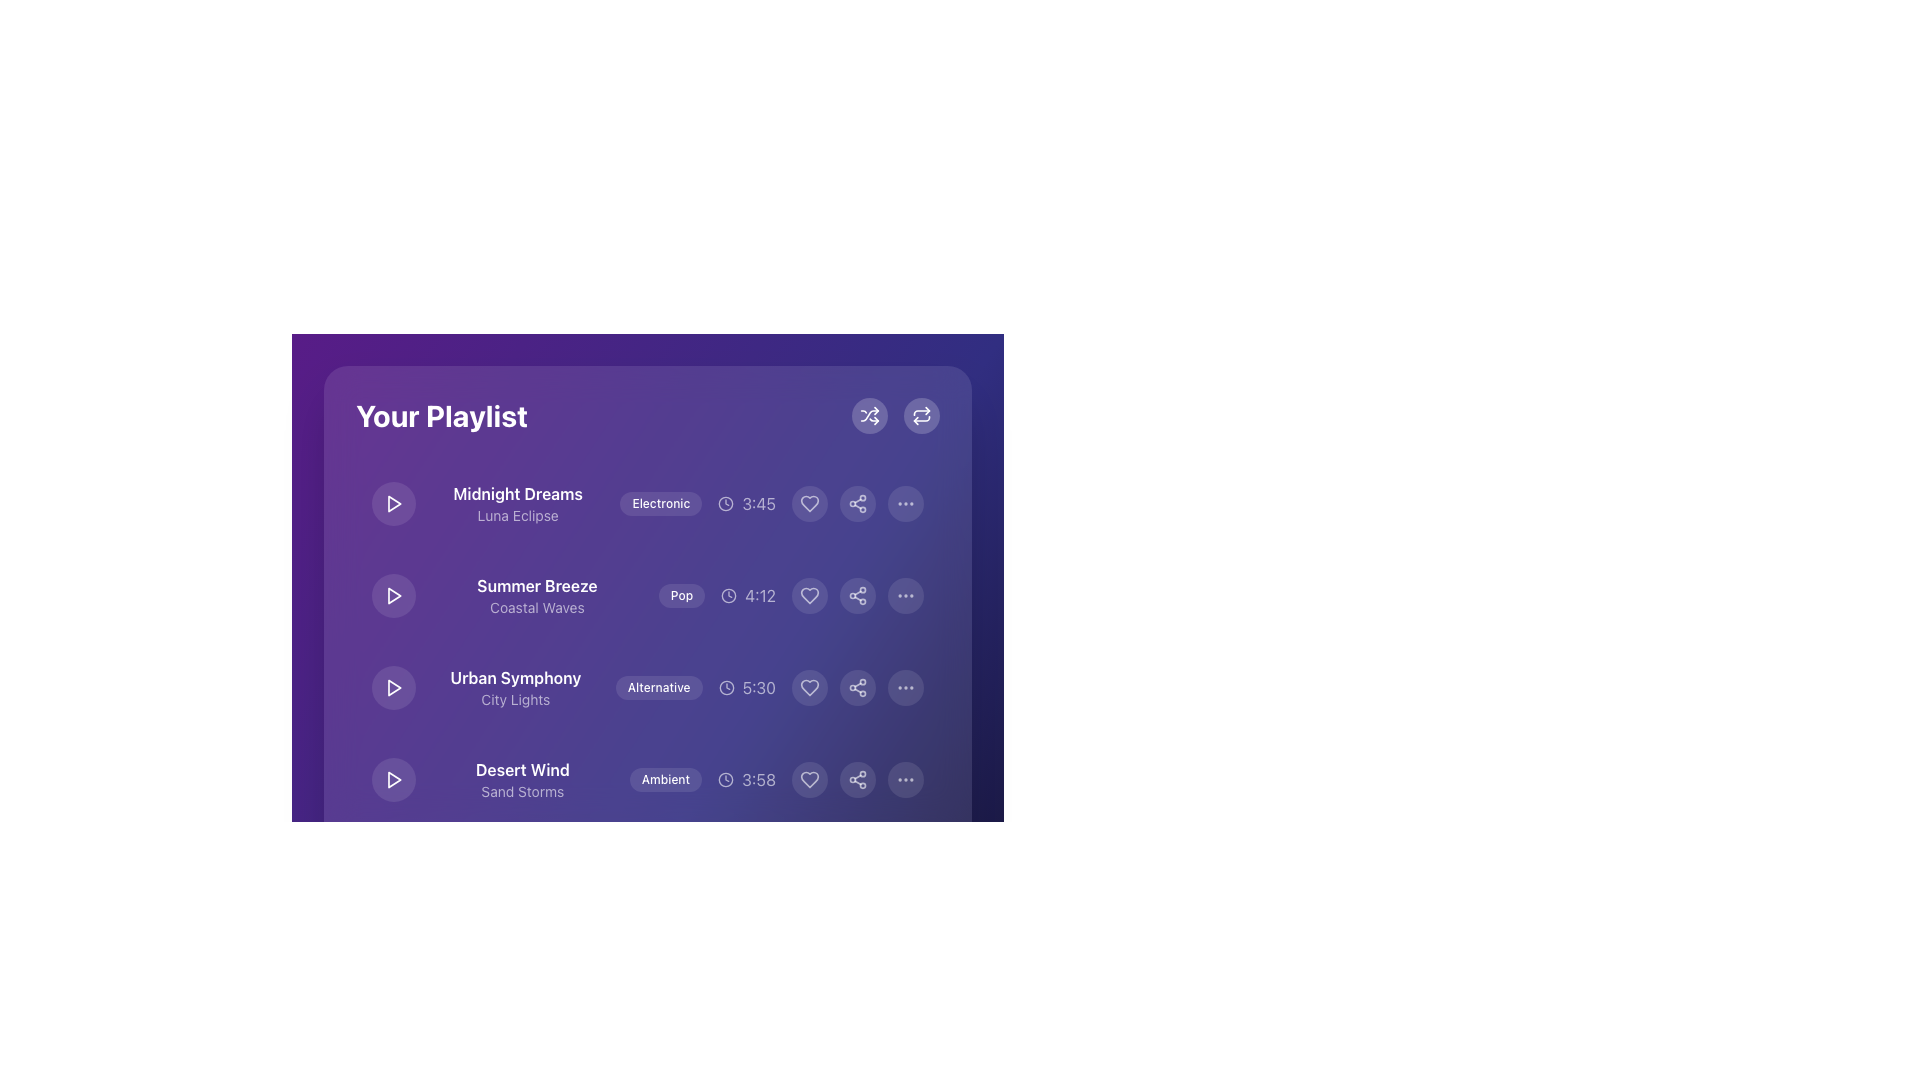 This screenshot has height=1080, width=1920. What do you see at coordinates (522, 778) in the screenshot?
I see `the text display element that shows the title and subtitle of a track in the fourth row of the playlist, aligned with the play button icon and genre information` at bounding box center [522, 778].